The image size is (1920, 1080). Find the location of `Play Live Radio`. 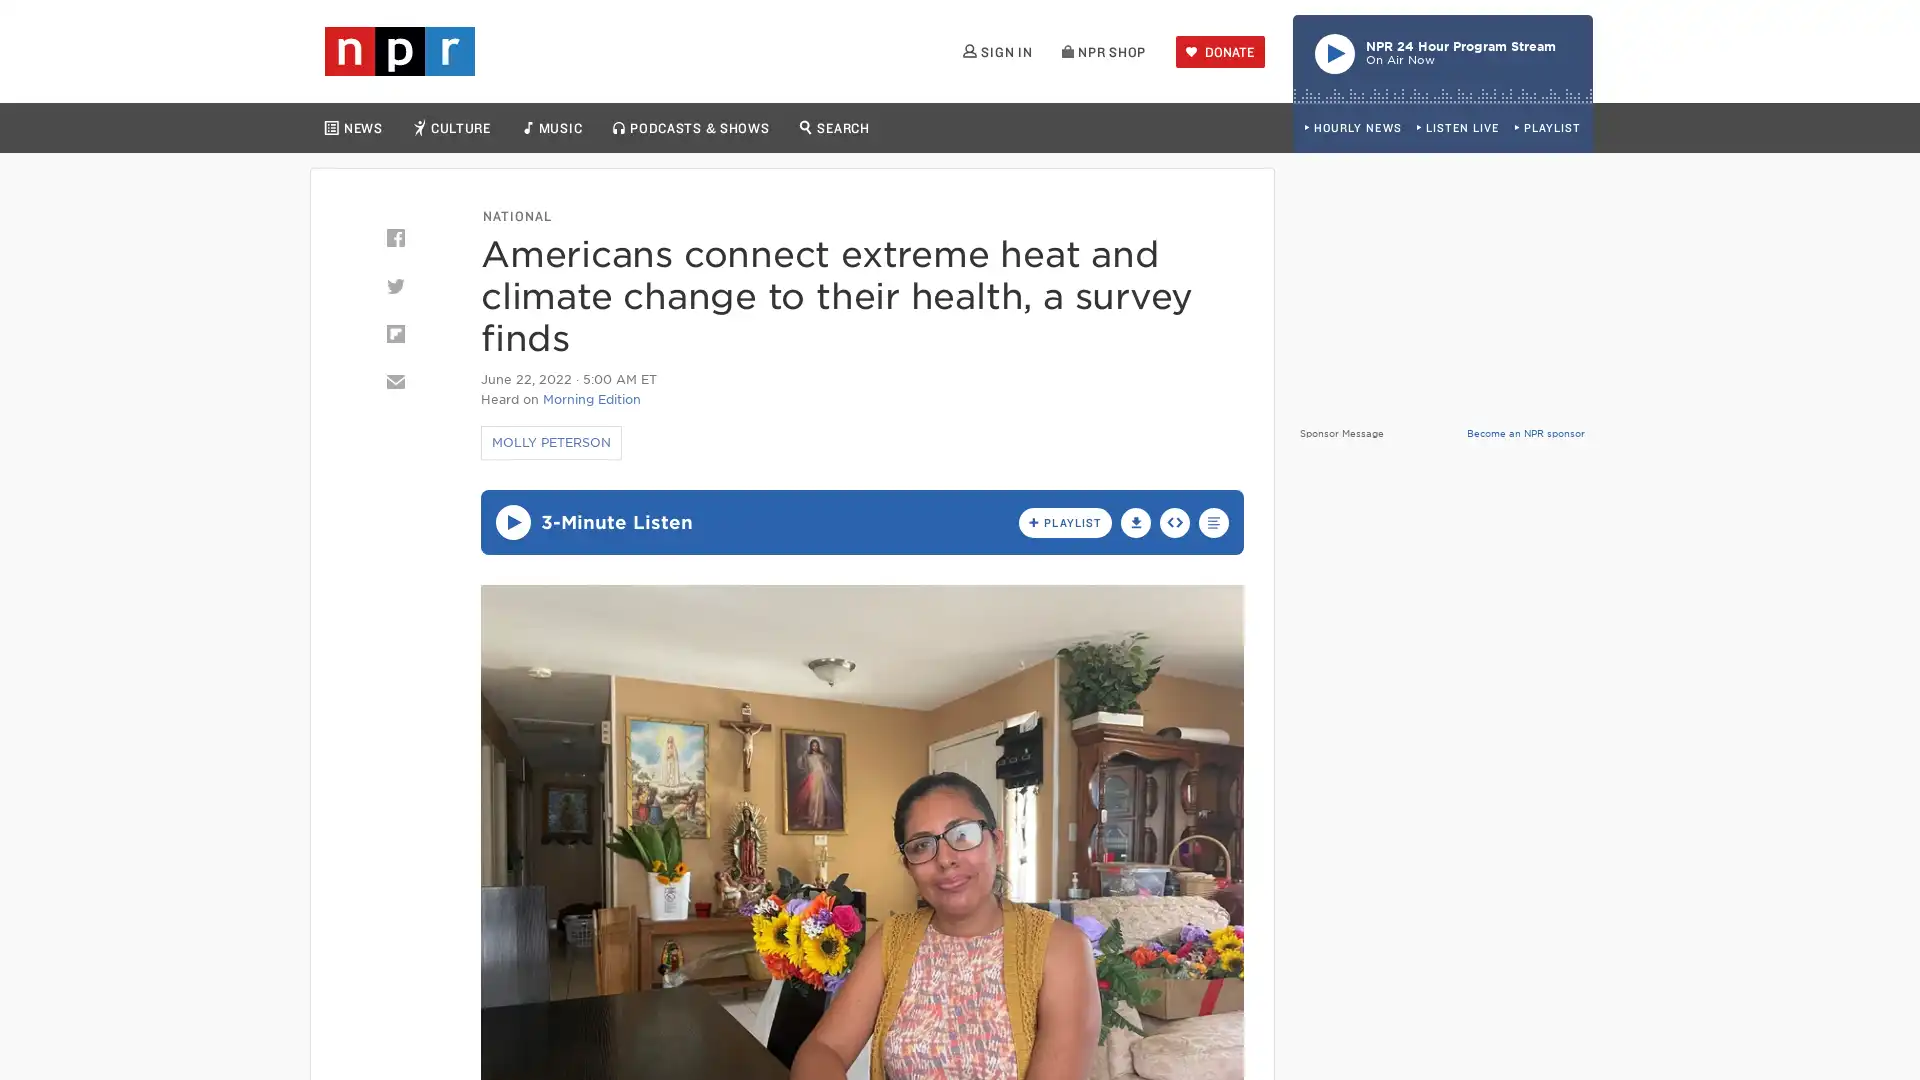

Play Live Radio is located at coordinates (1443, 57).